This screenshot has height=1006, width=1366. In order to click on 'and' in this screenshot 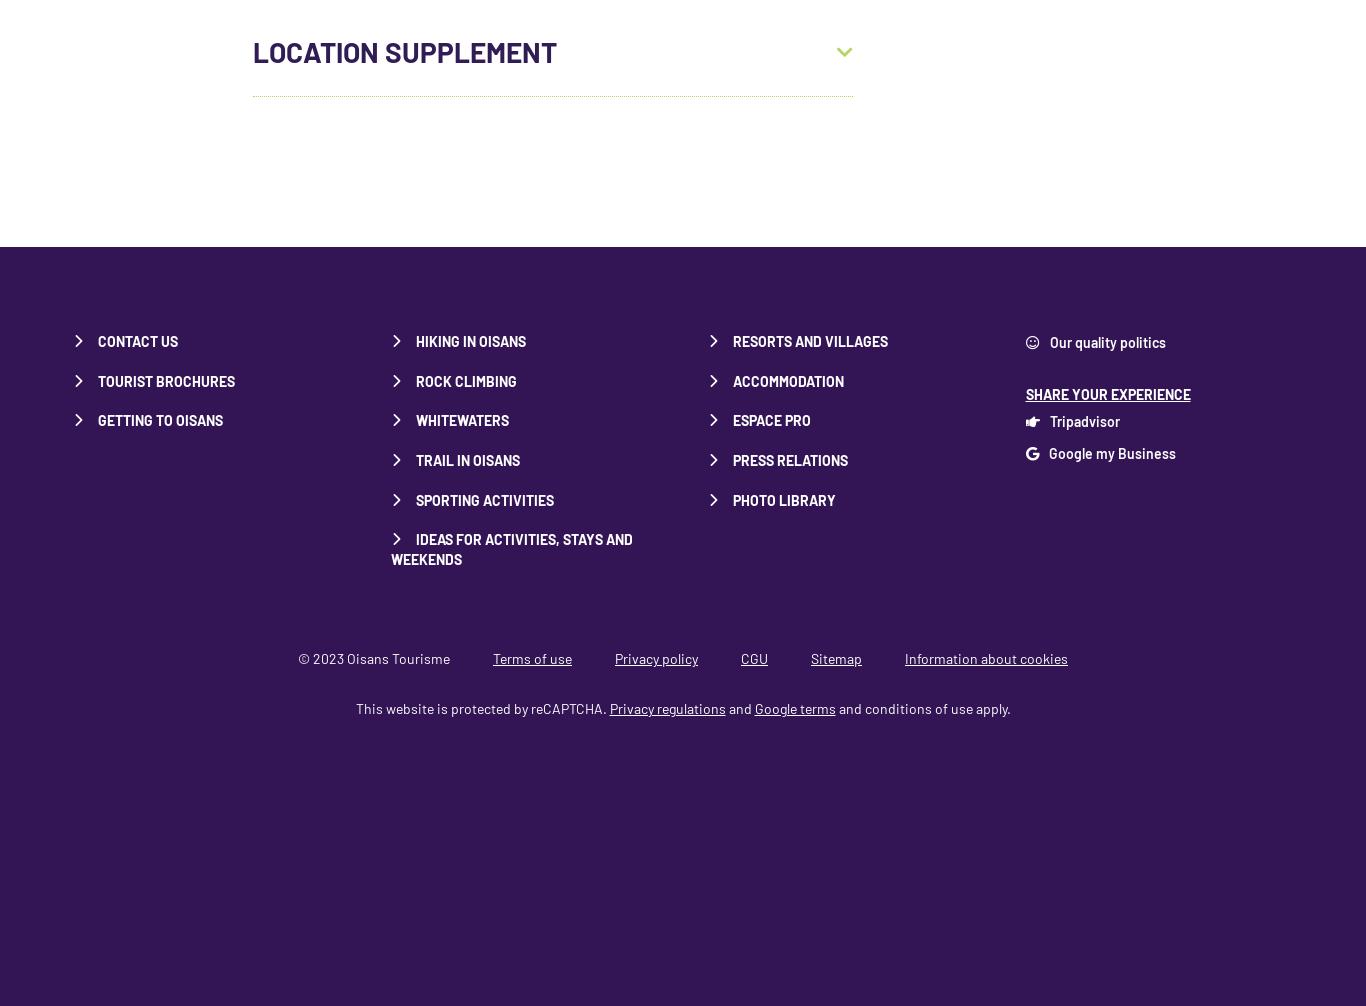, I will do `click(739, 707)`.